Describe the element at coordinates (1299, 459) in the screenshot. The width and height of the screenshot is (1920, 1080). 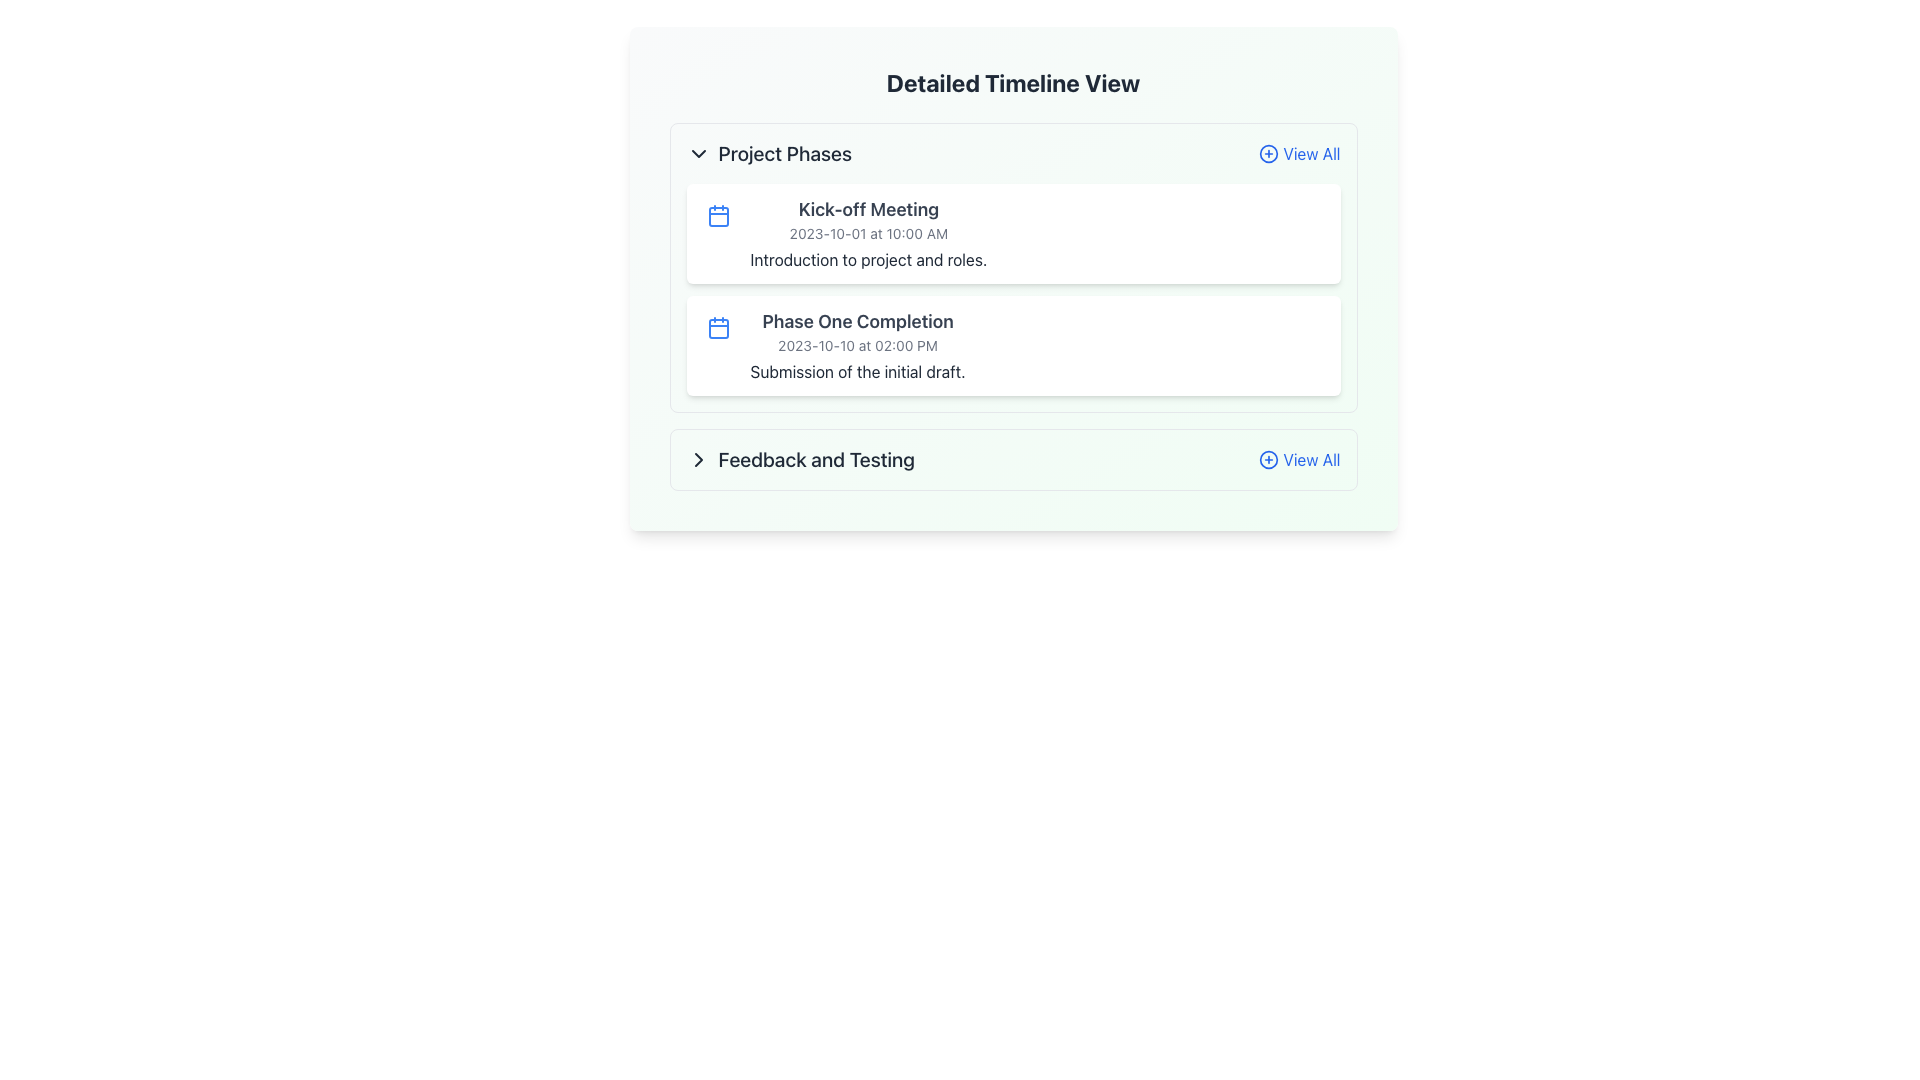
I see `the interactive link located in the bottom-right corner of the 'Feedback and Testing' section` at that location.